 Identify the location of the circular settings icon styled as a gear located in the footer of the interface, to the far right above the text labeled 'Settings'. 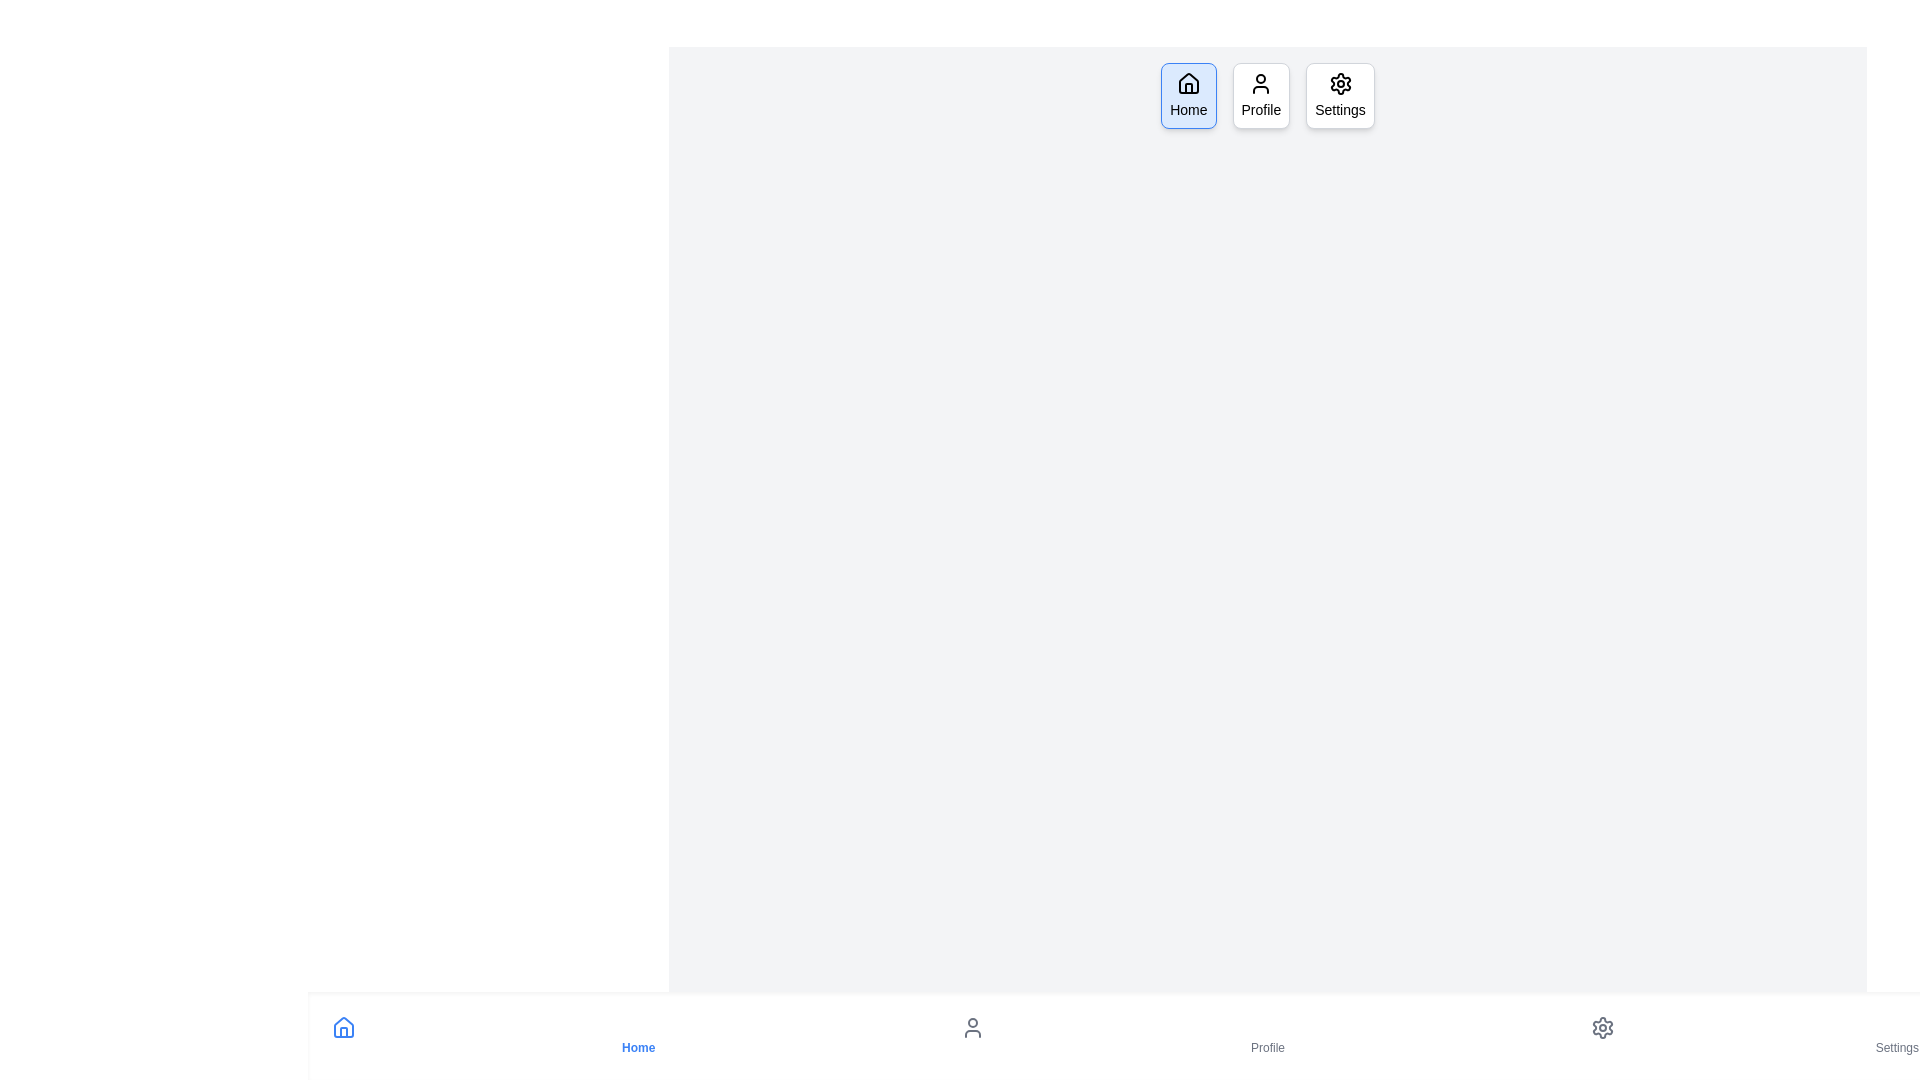
(1602, 1028).